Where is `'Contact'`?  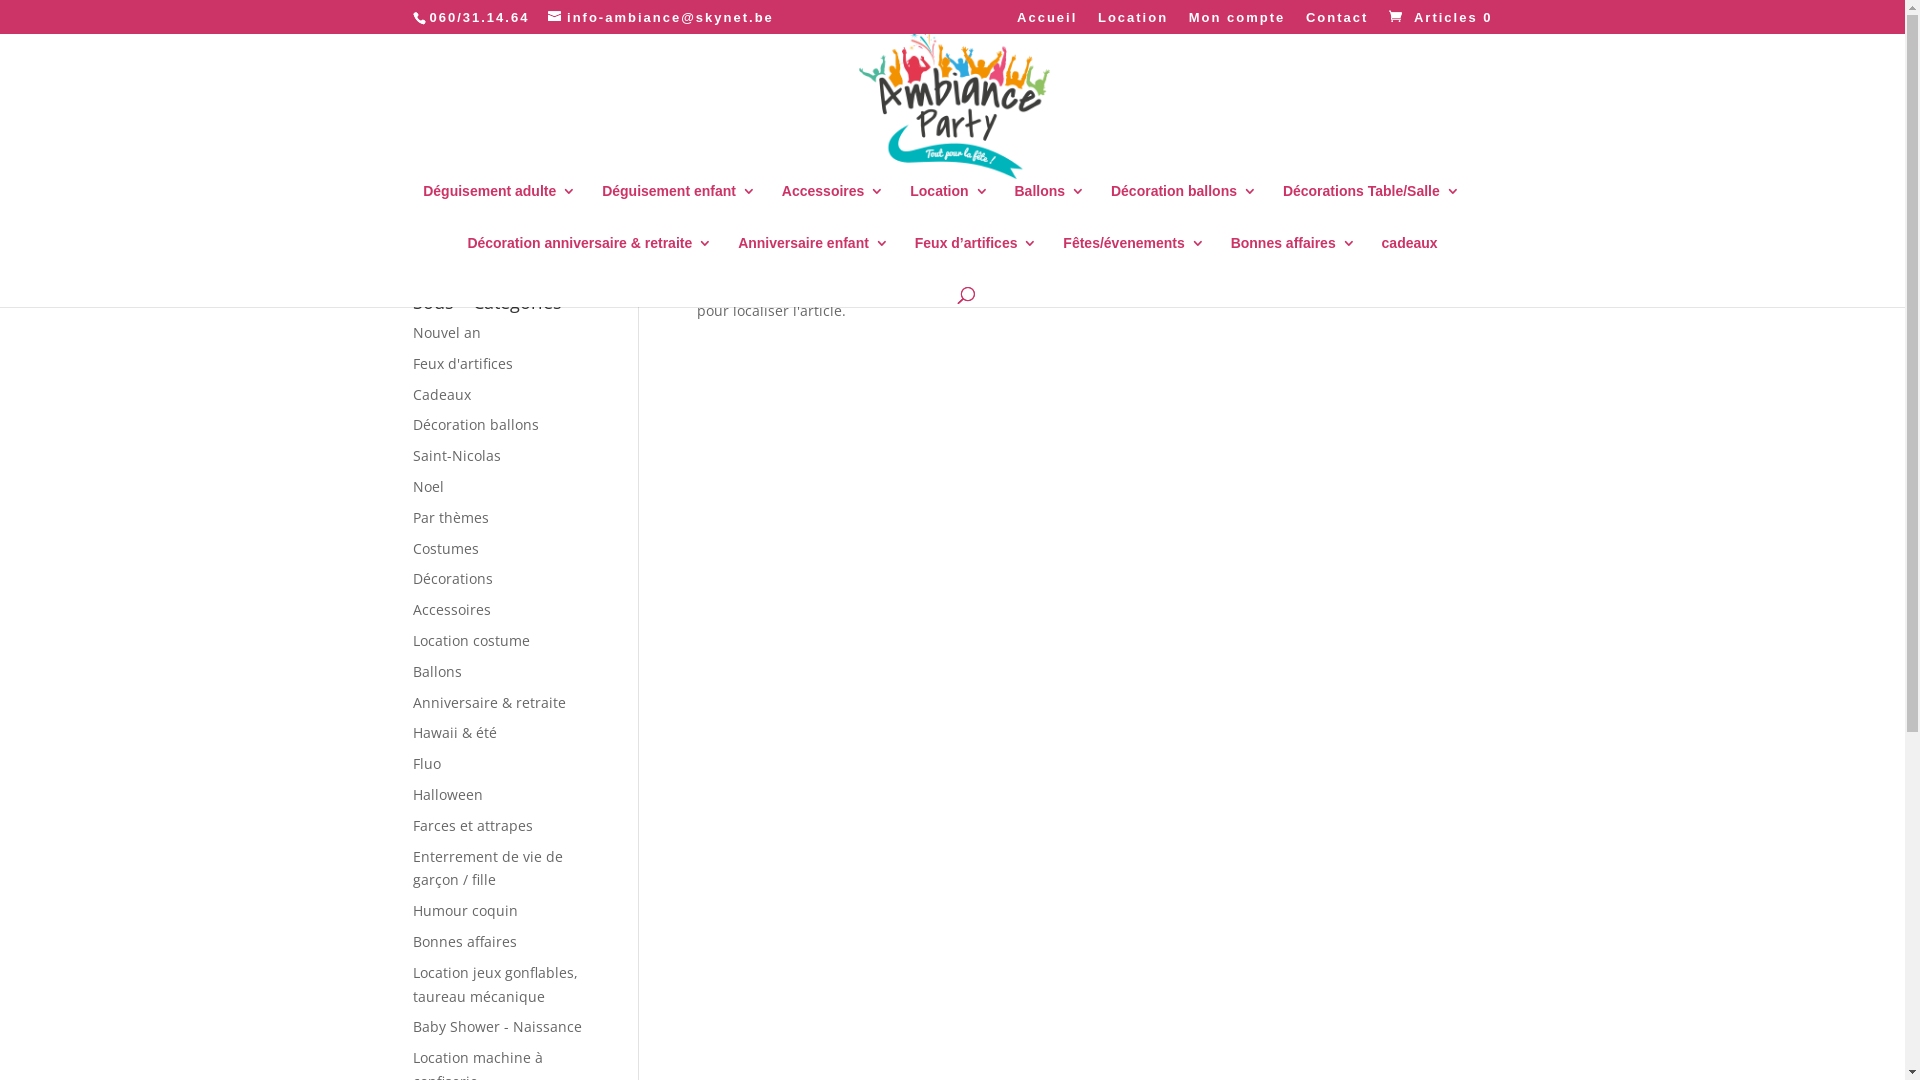
'Contact' is located at coordinates (1337, 22).